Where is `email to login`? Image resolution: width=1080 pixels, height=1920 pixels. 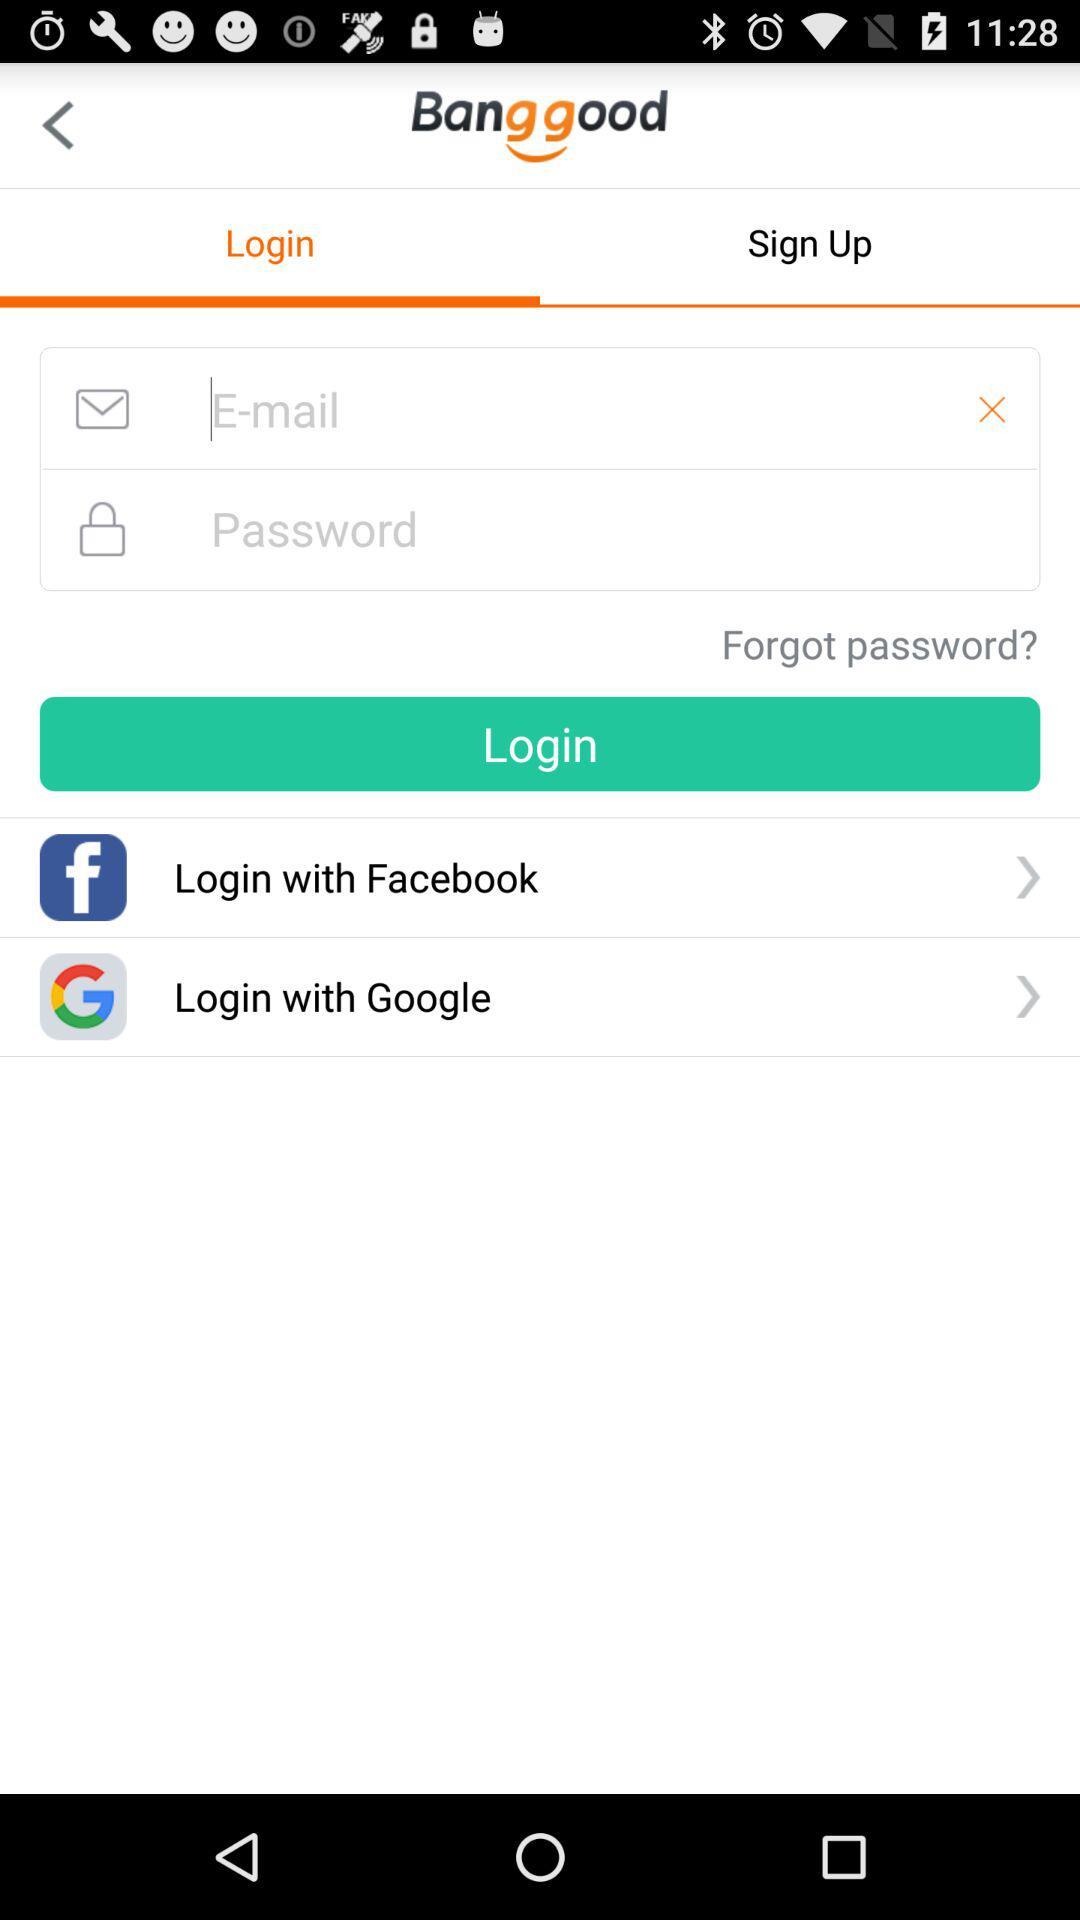 email to login is located at coordinates (540, 408).